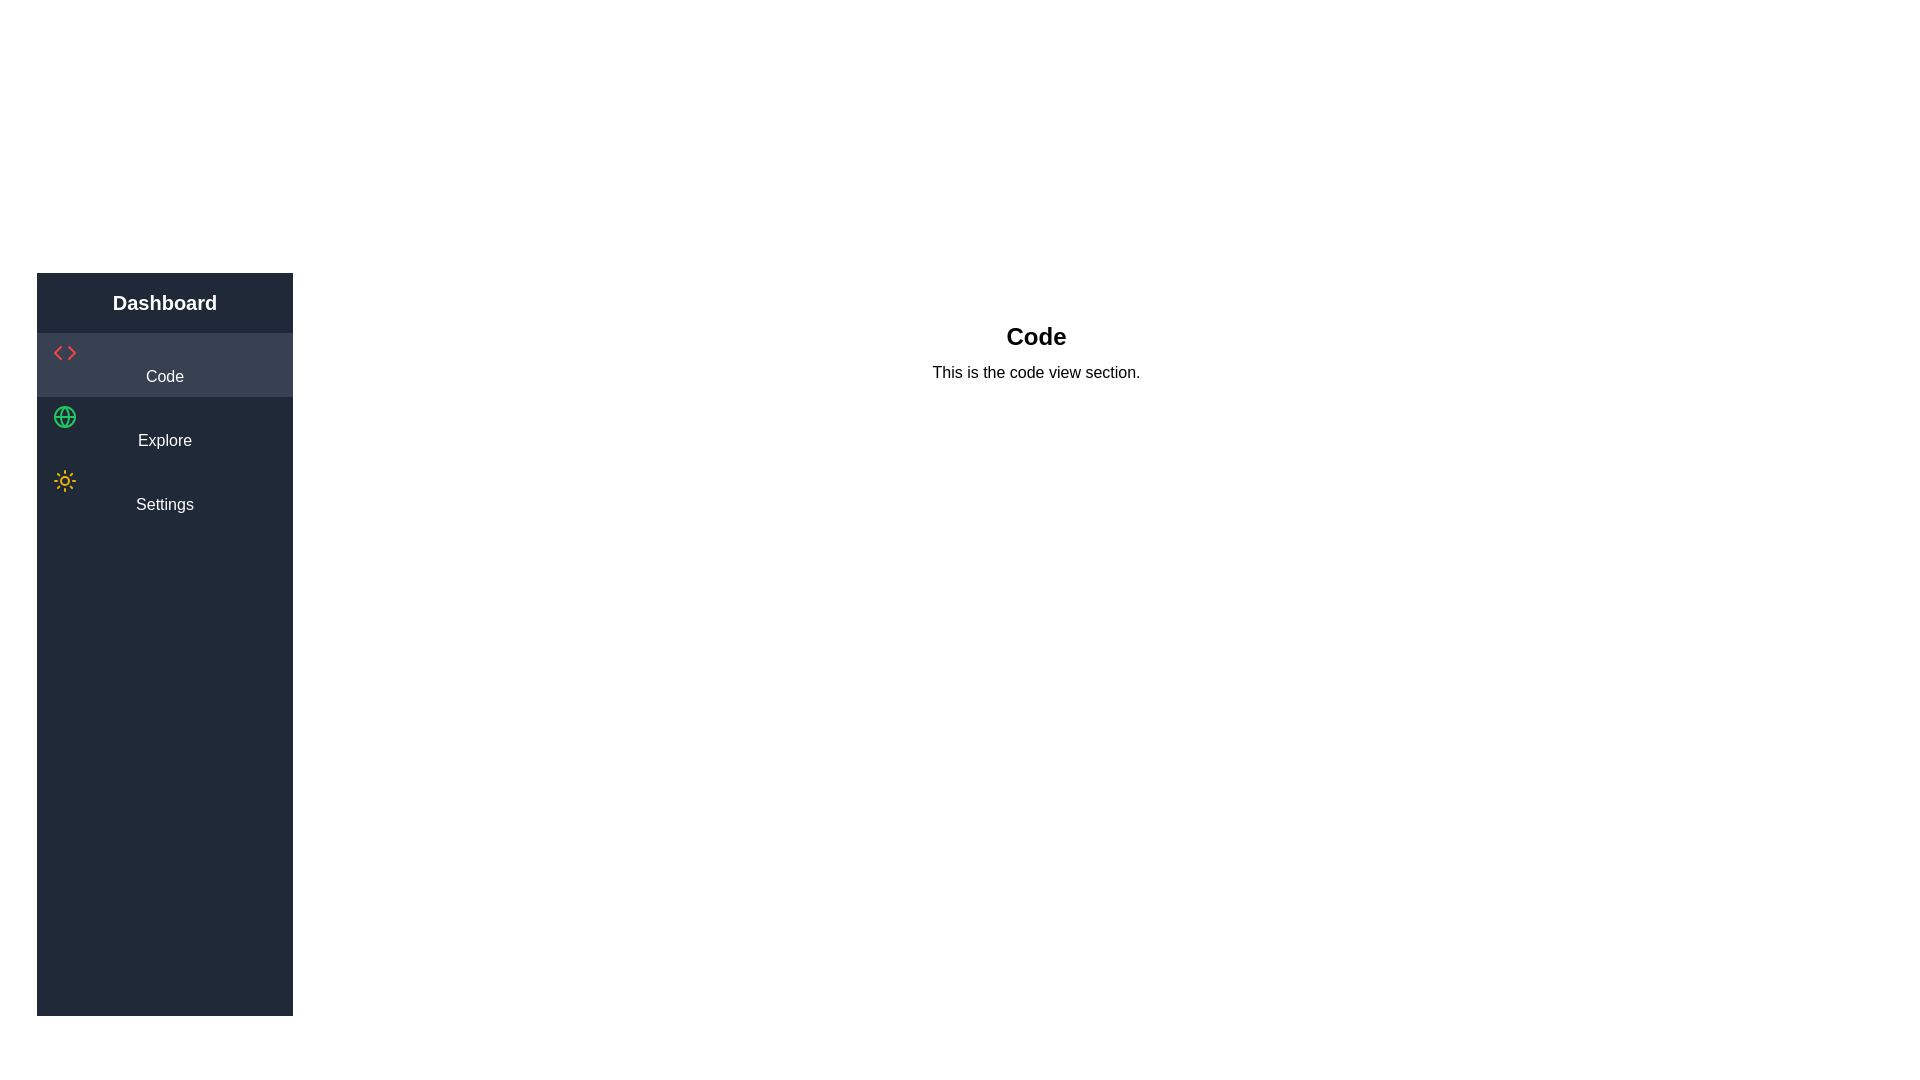 The height and width of the screenshot is (1080, 1920). I want to click on the sidebar item labeled 'Code' to highlight it, so click(164, 365).